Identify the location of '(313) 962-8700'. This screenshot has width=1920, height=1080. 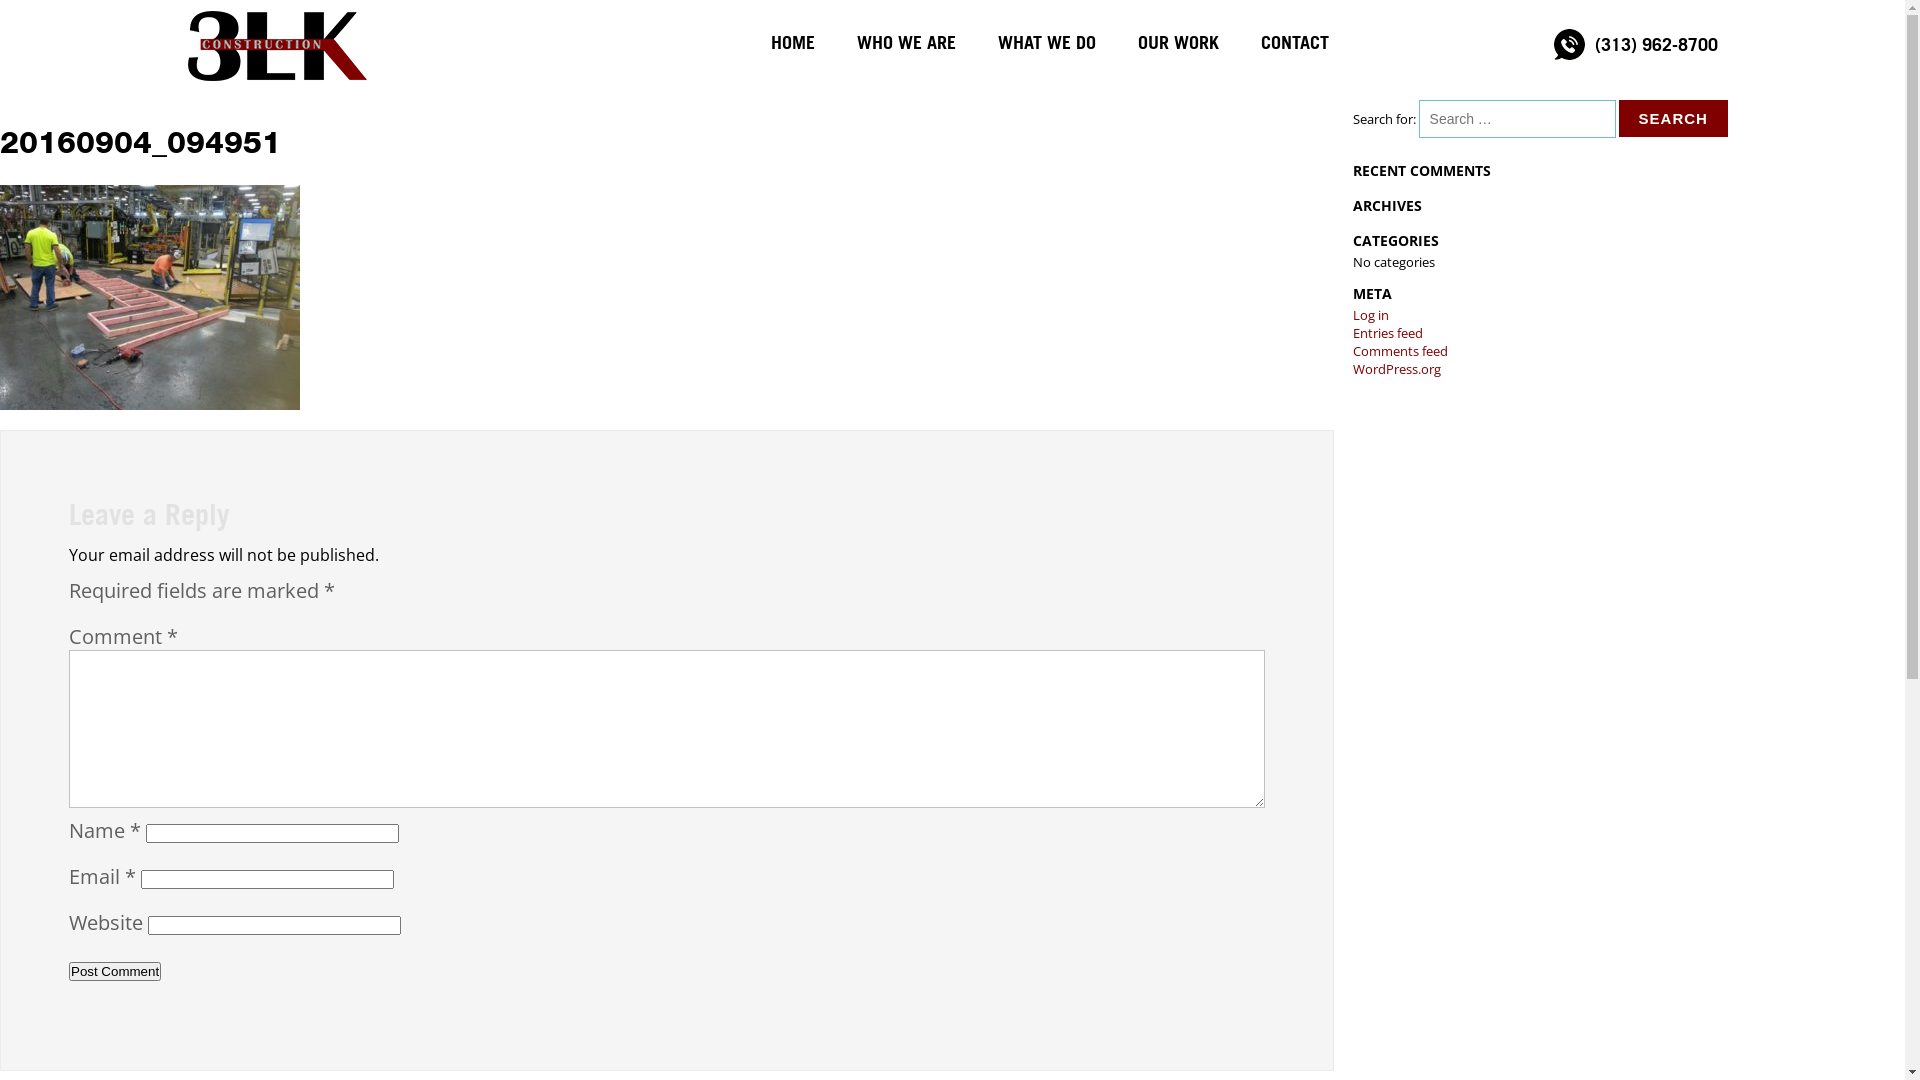
(1583, 42).